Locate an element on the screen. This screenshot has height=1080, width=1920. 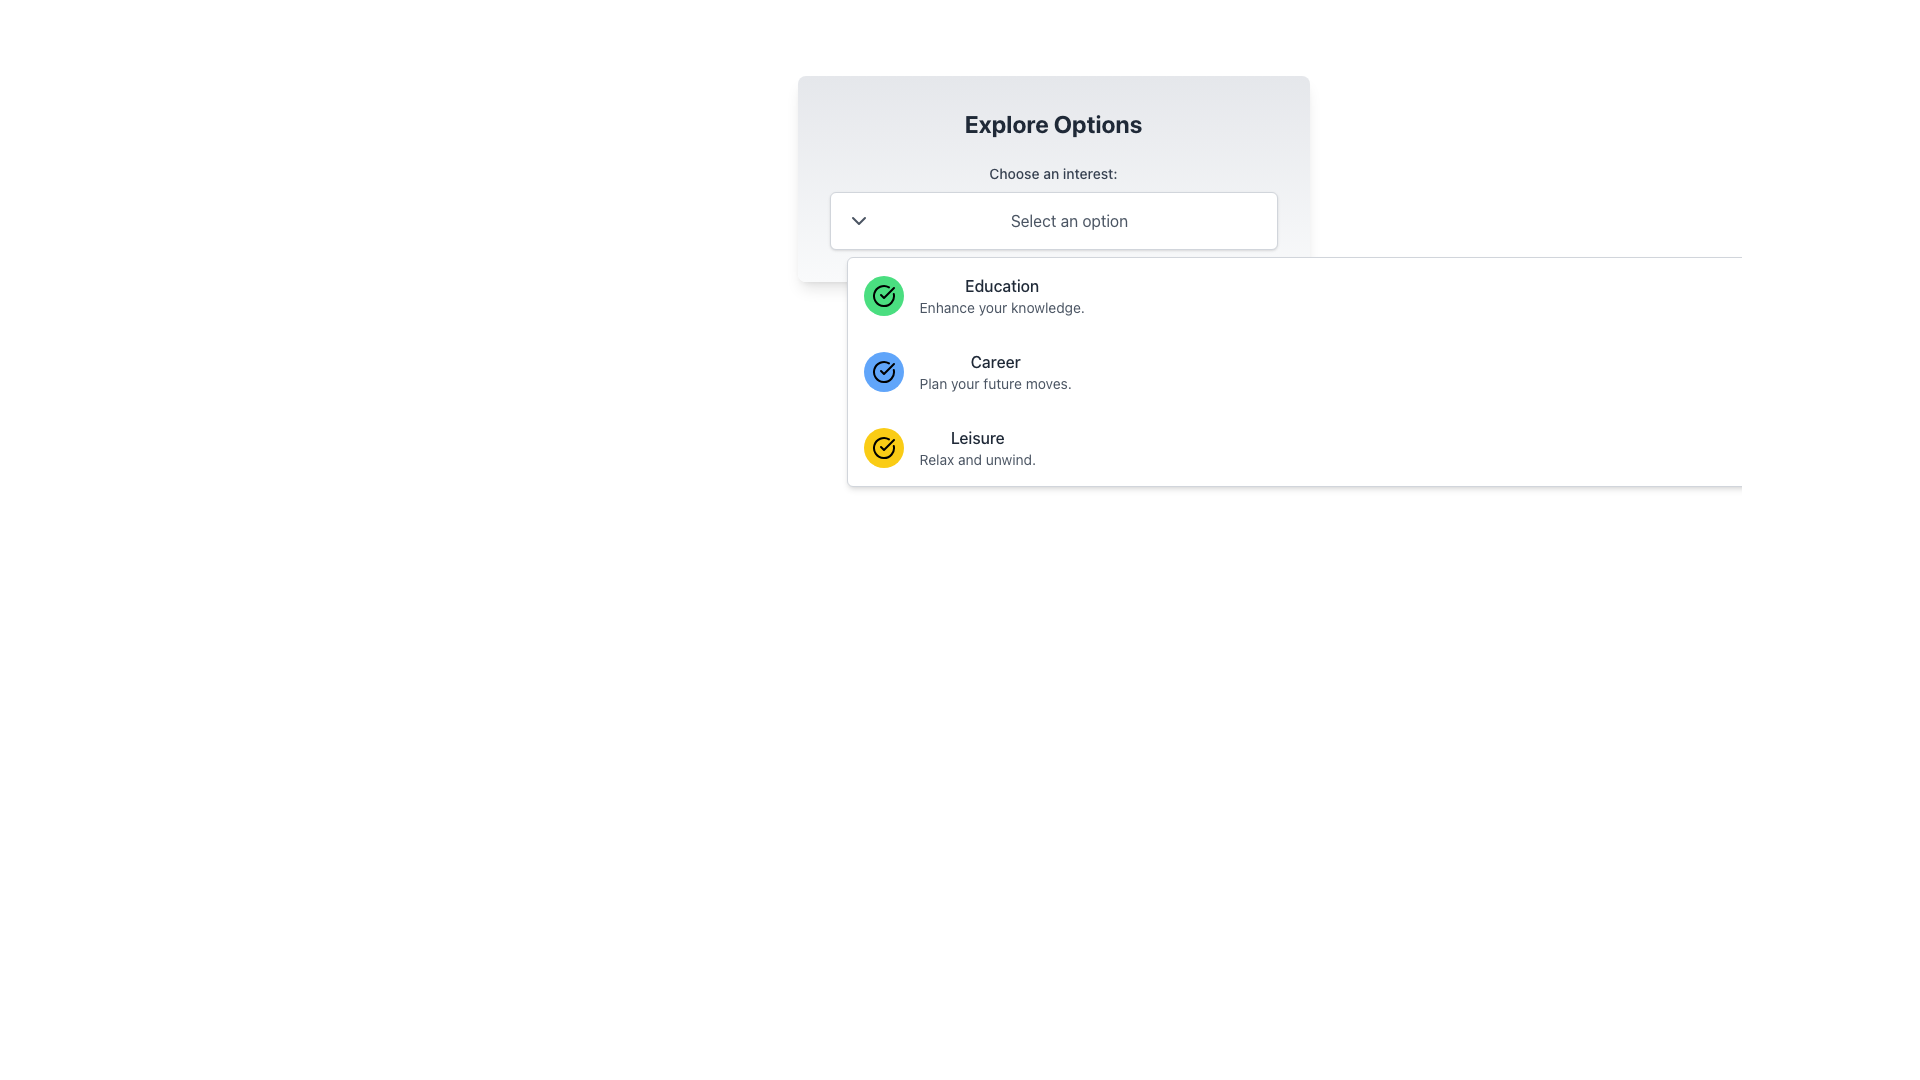
the green check mark icon within a circular background located at the leftmost side of the 'Education' option in the dropdown menu is located at coordinates (882, 296).